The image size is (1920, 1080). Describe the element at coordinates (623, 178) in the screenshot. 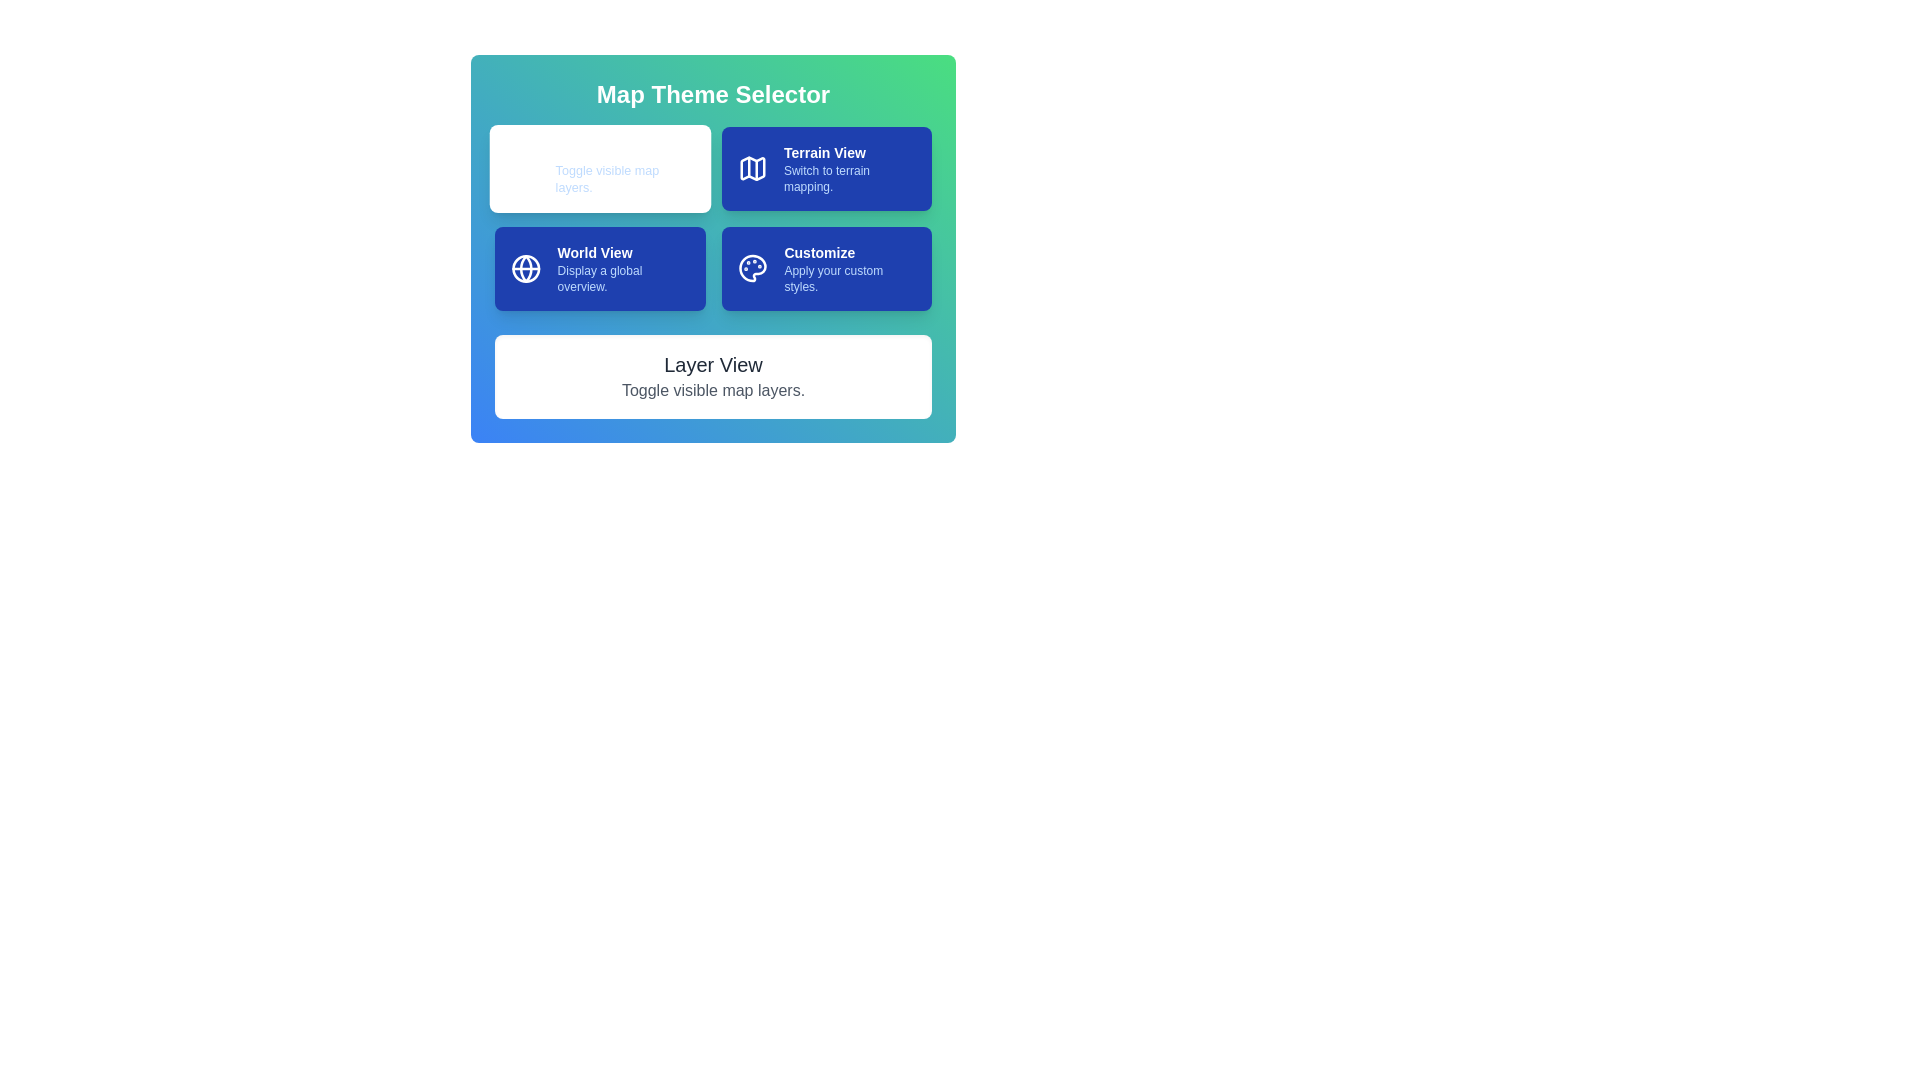

I see `the informational text located in the white rectangular box below the 'Layer View' text to read its content` at that location.